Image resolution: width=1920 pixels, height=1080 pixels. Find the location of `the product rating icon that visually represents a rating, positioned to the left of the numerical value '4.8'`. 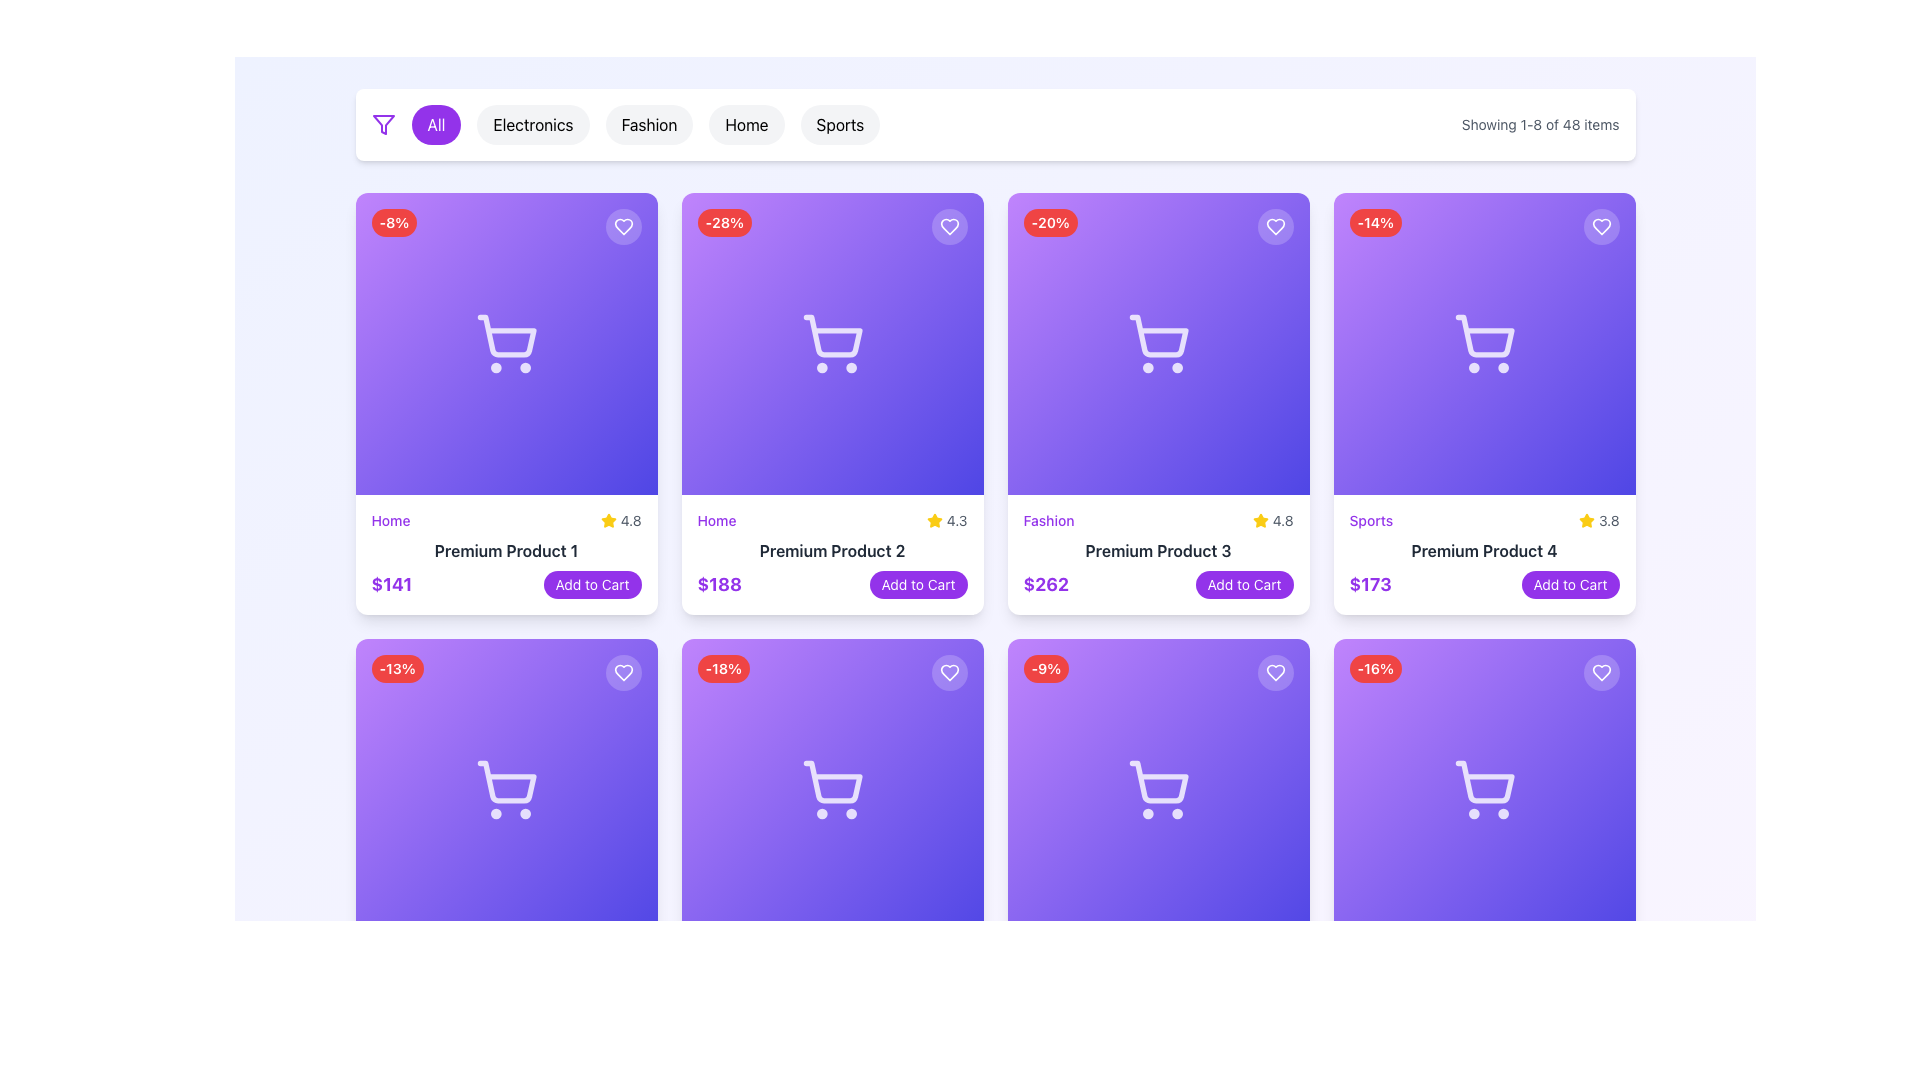

the product rating icon that visually represents a rating, positioned to the left of the numerical value '4.8' is located at coordinates (1259, 519).